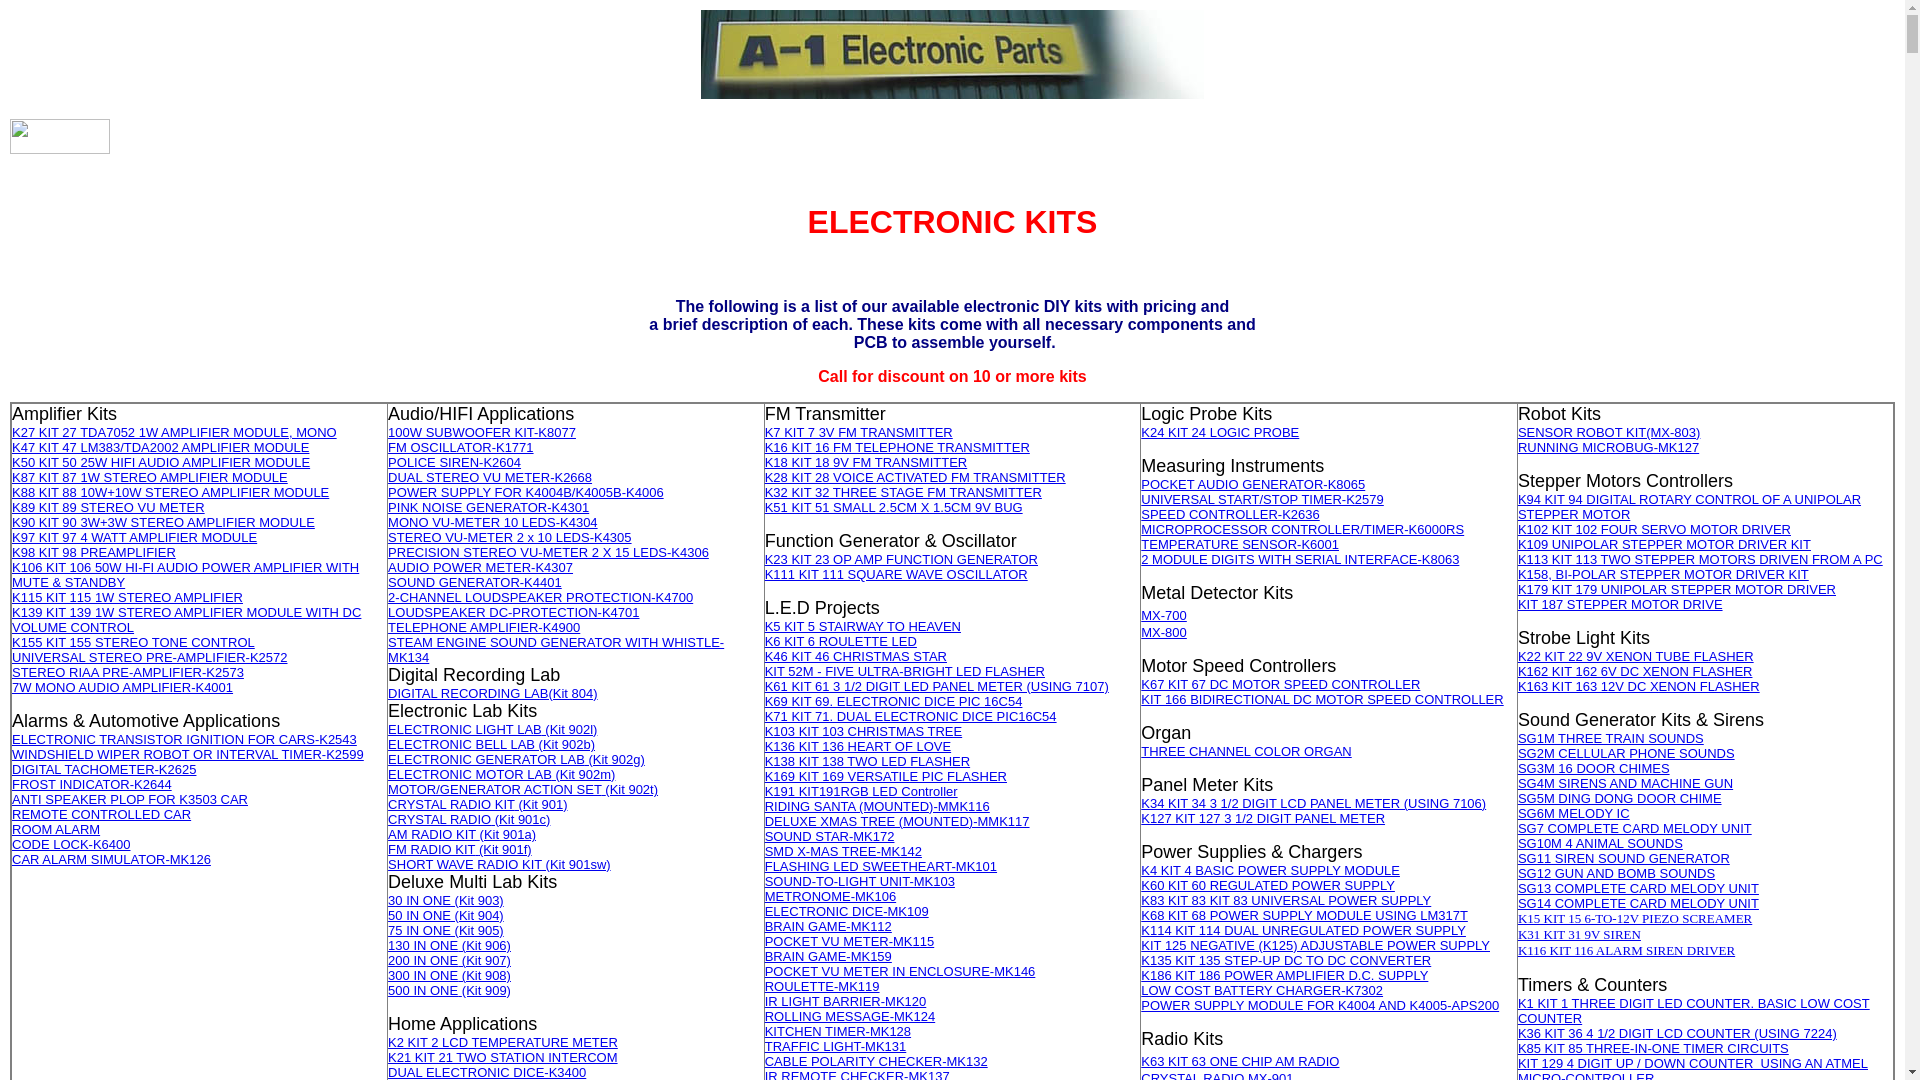  Describe the element at coordinates (388, 462) in the screenshot. I see `'POLICE SIREN-K2604'` at that location.